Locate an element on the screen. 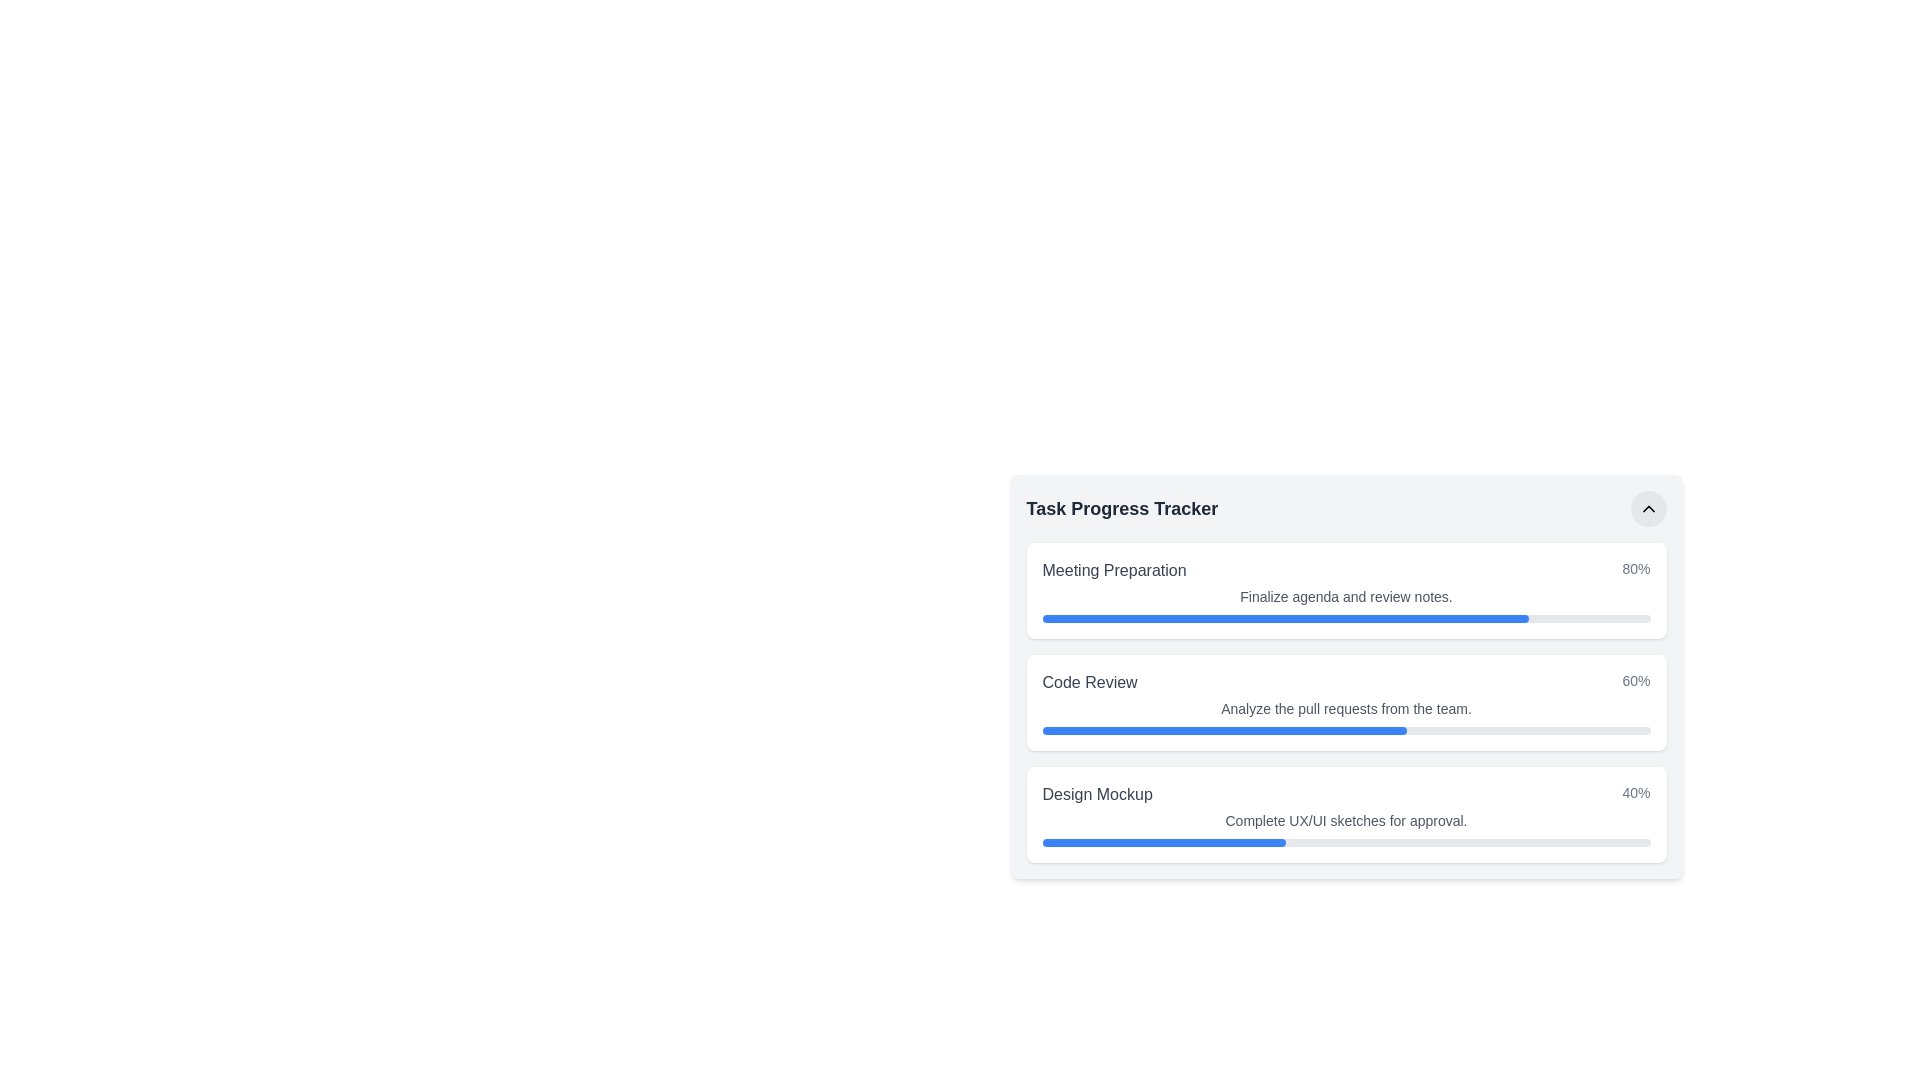  text content of the Text Label that identifies the task title, such as 'Meeting Preparation', located at the top-left corner of the first task item is located at coordinates (1113, 570).